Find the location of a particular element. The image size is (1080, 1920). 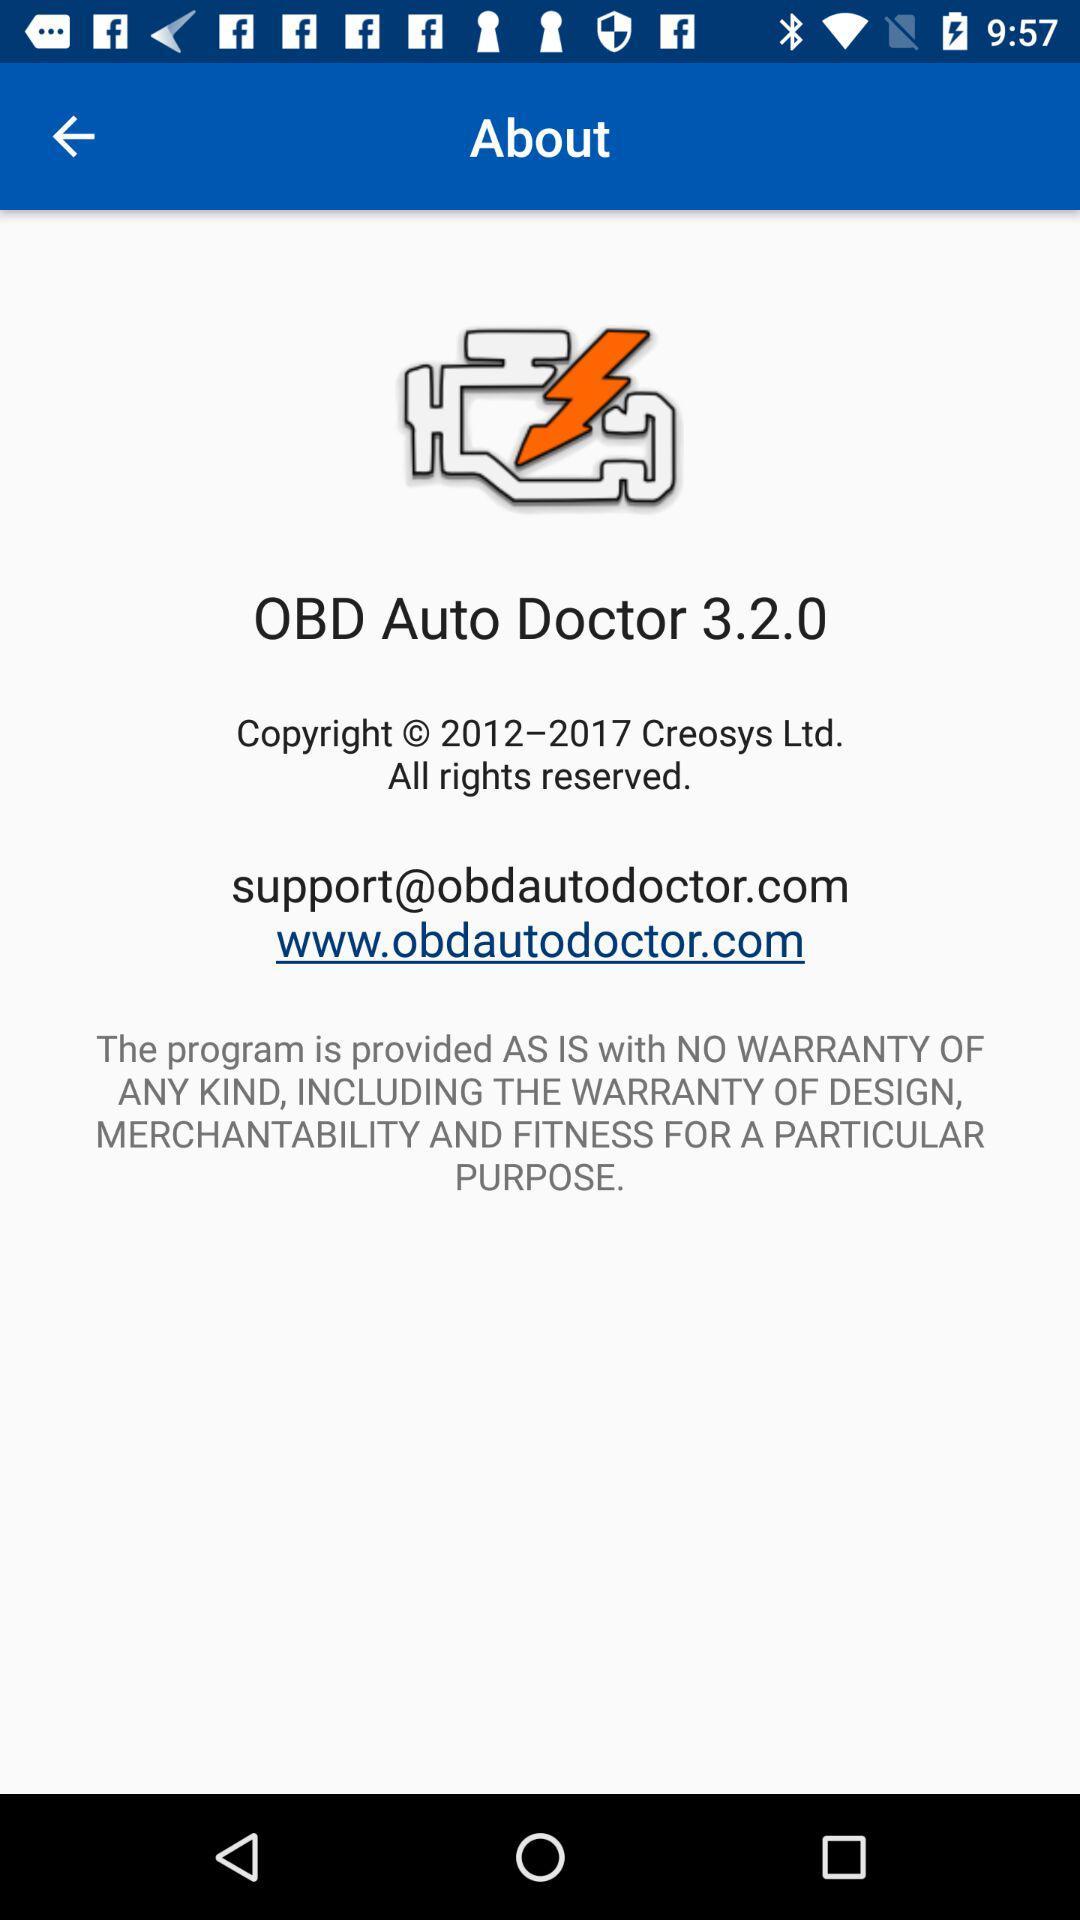

icon above obd auto doctor item is located at coordinates (72, 135).